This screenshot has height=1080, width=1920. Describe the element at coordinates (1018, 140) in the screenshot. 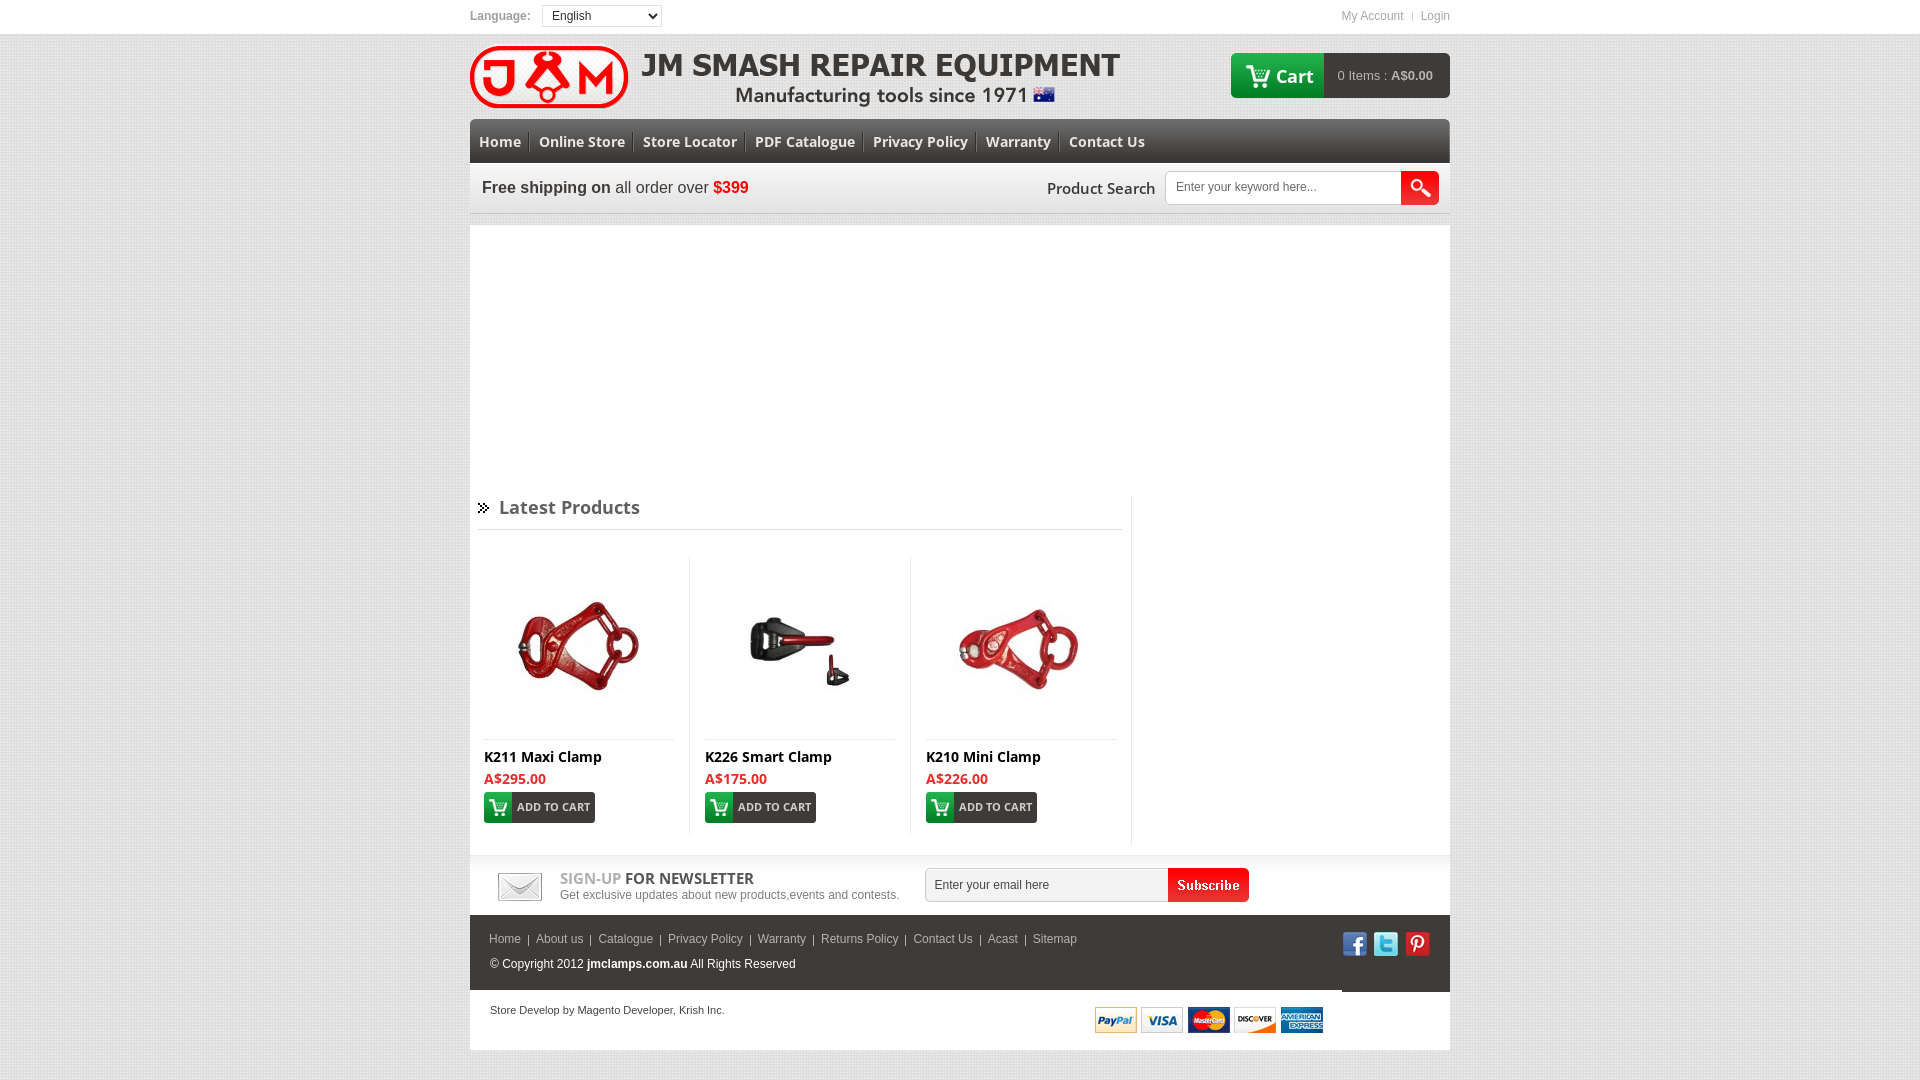

I see `'Warranty'` at that location.